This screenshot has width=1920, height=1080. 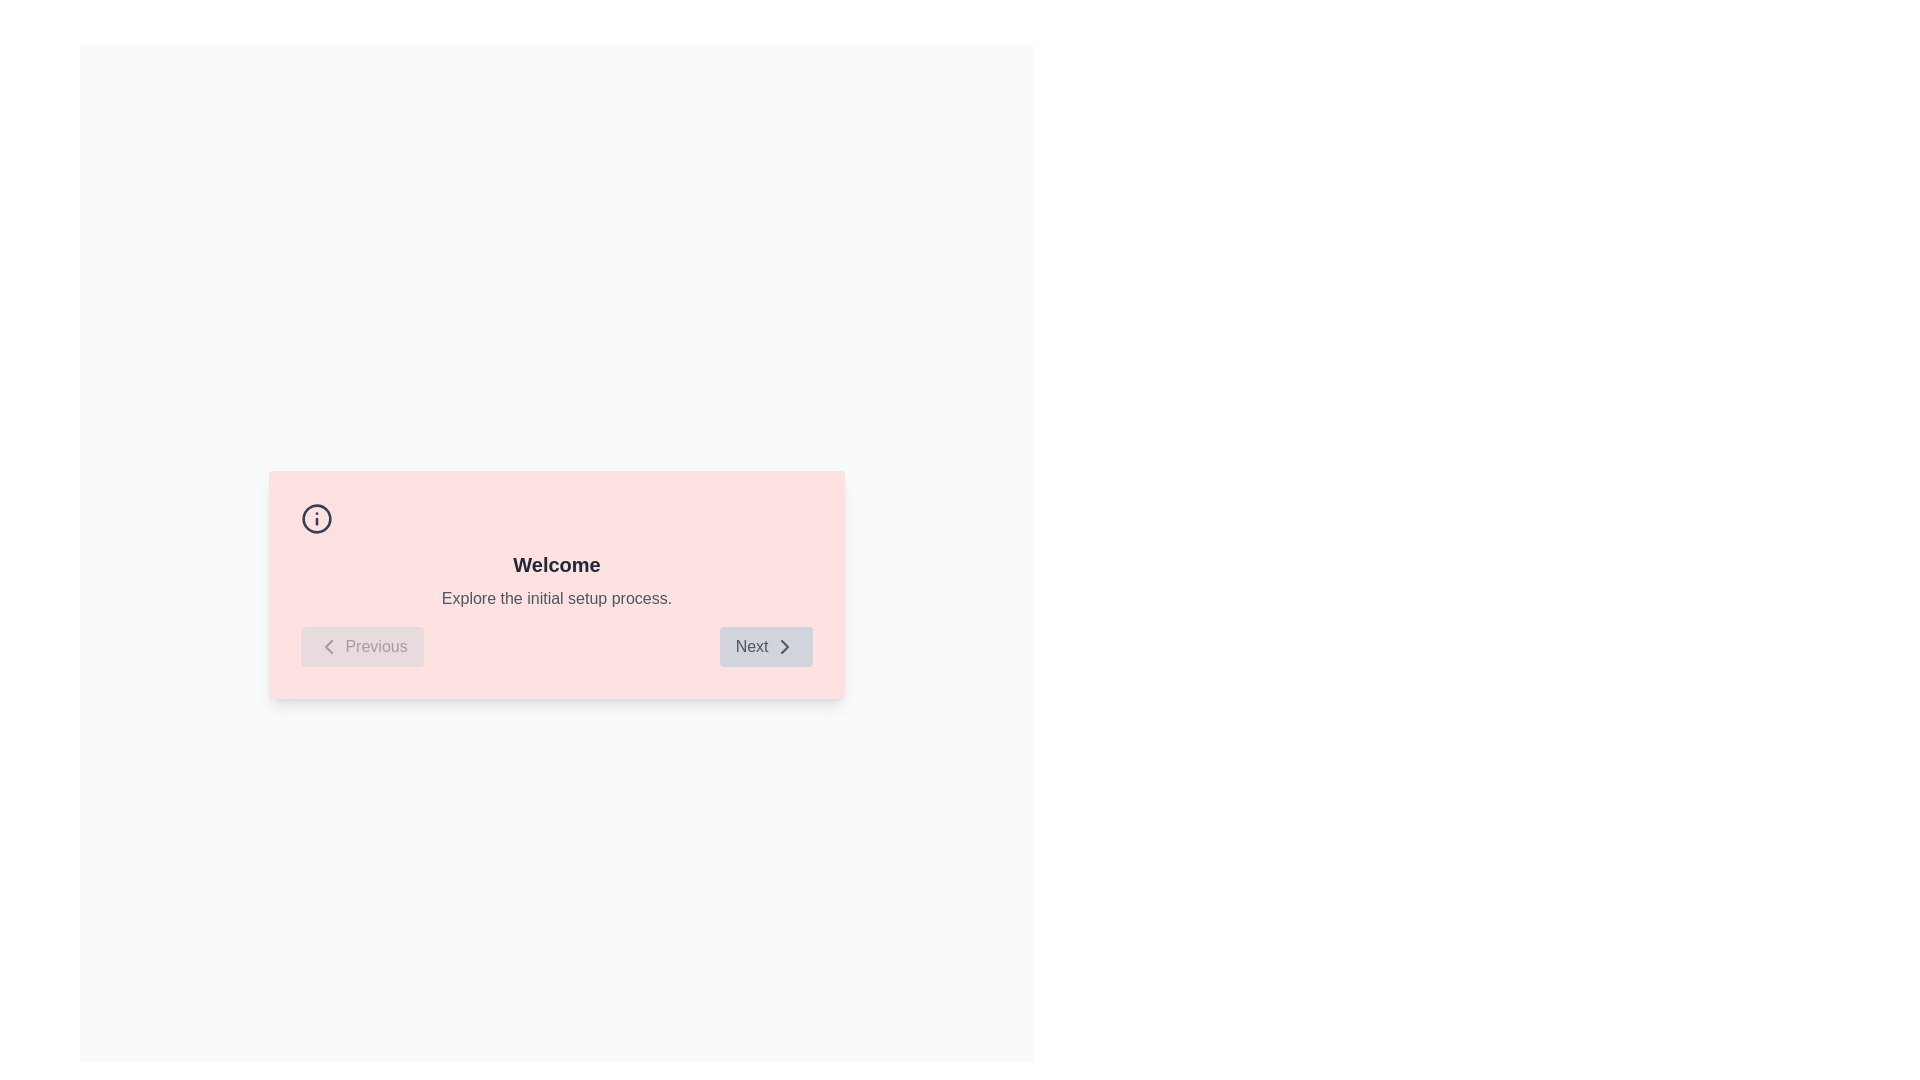 I want to click on the backward navigation icon located in the bottom-left corner of the dialog box, so click(x=329, y=647).